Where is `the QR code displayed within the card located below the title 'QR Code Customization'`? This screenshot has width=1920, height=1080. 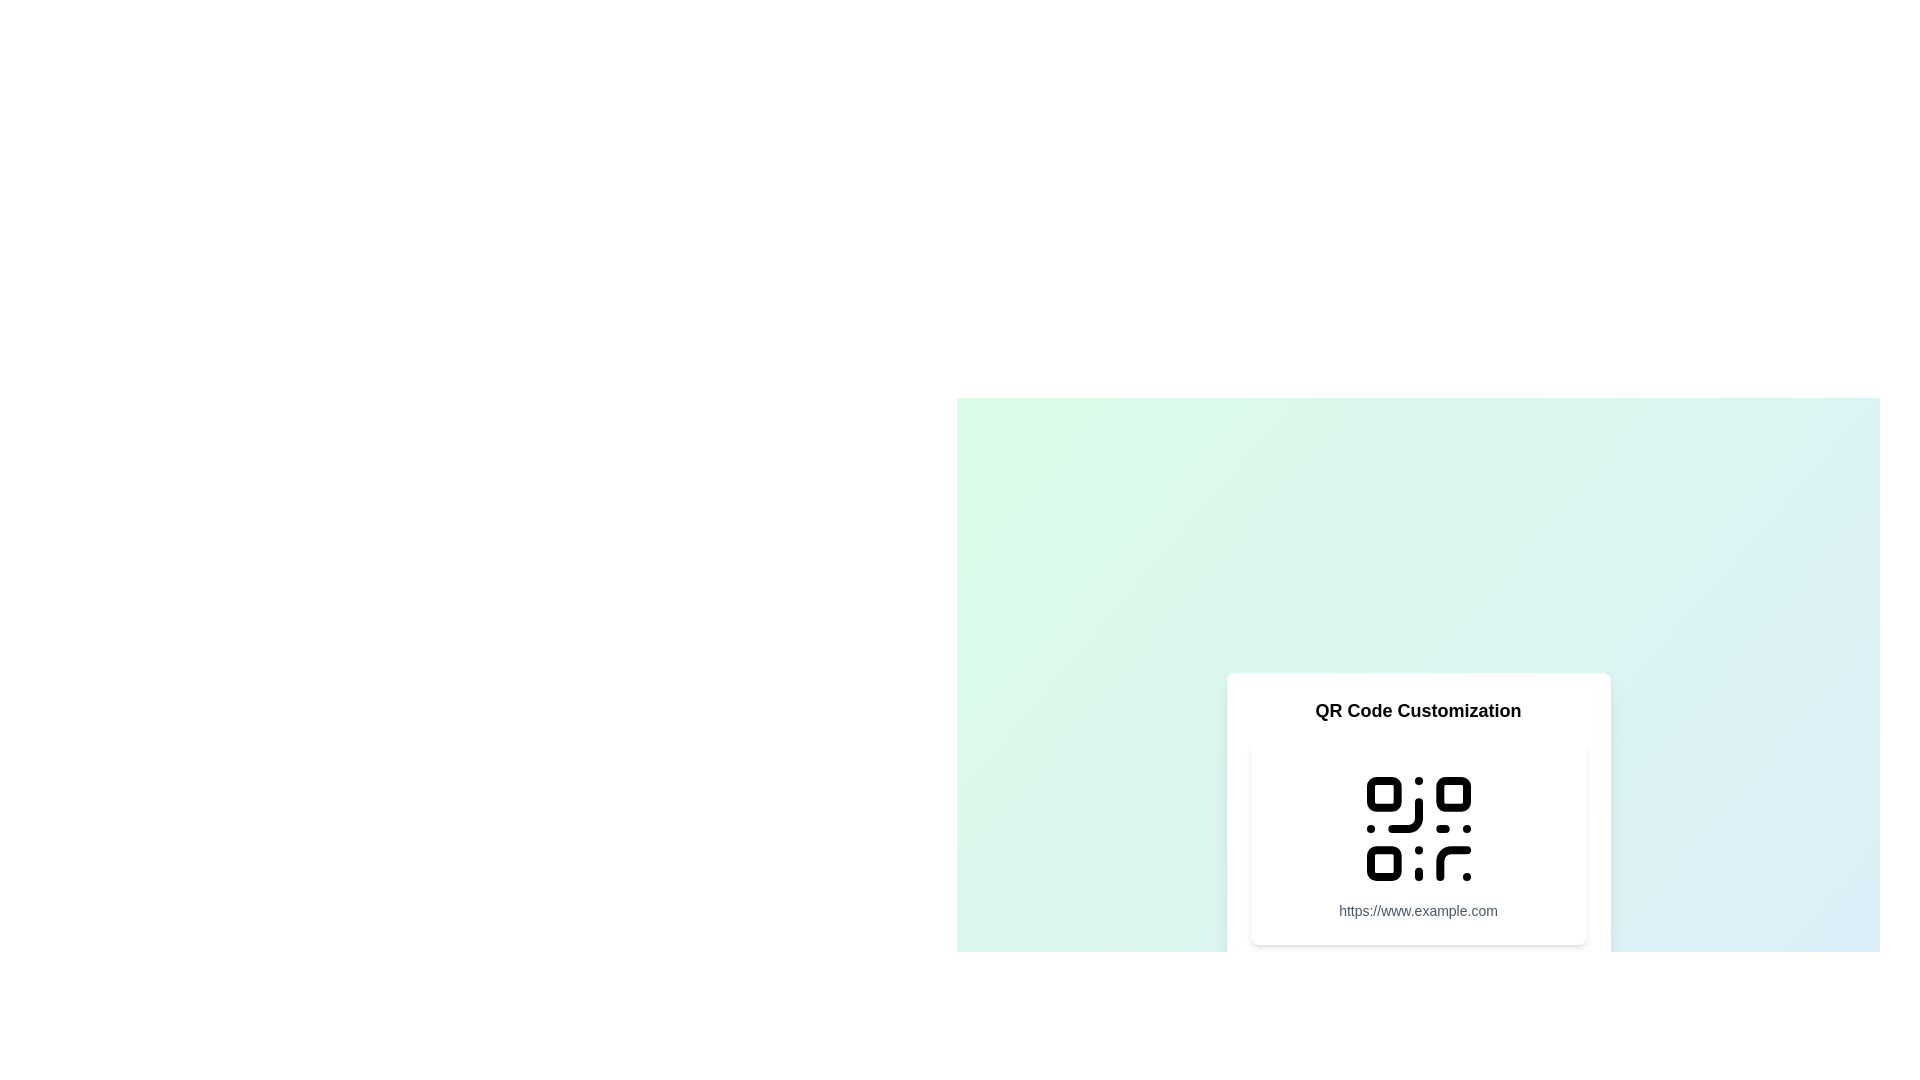
the QR code displayed within the card located below the title 'QR Code Customization' is located at coordinates (1417, 842).